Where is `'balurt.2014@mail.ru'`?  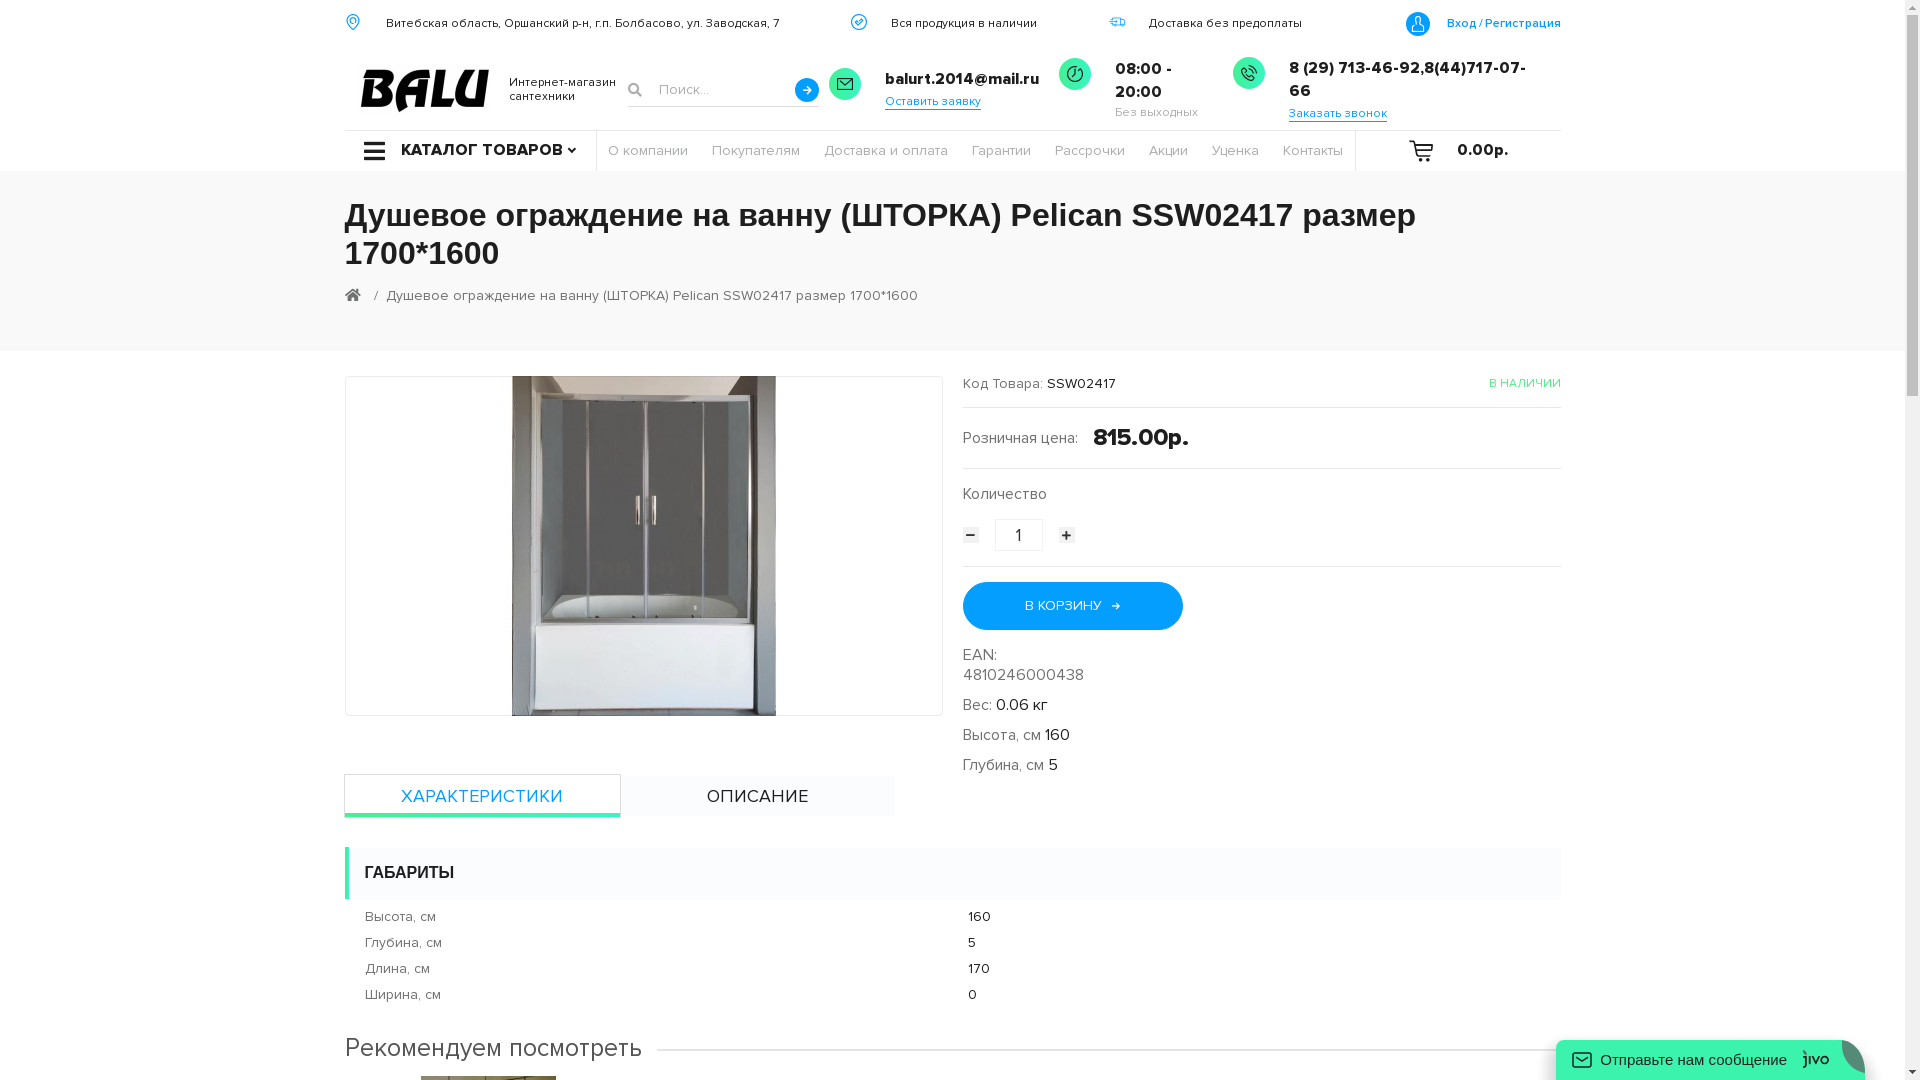 'balurt.2014@mail.ru' is located at coordinates (961, 78).